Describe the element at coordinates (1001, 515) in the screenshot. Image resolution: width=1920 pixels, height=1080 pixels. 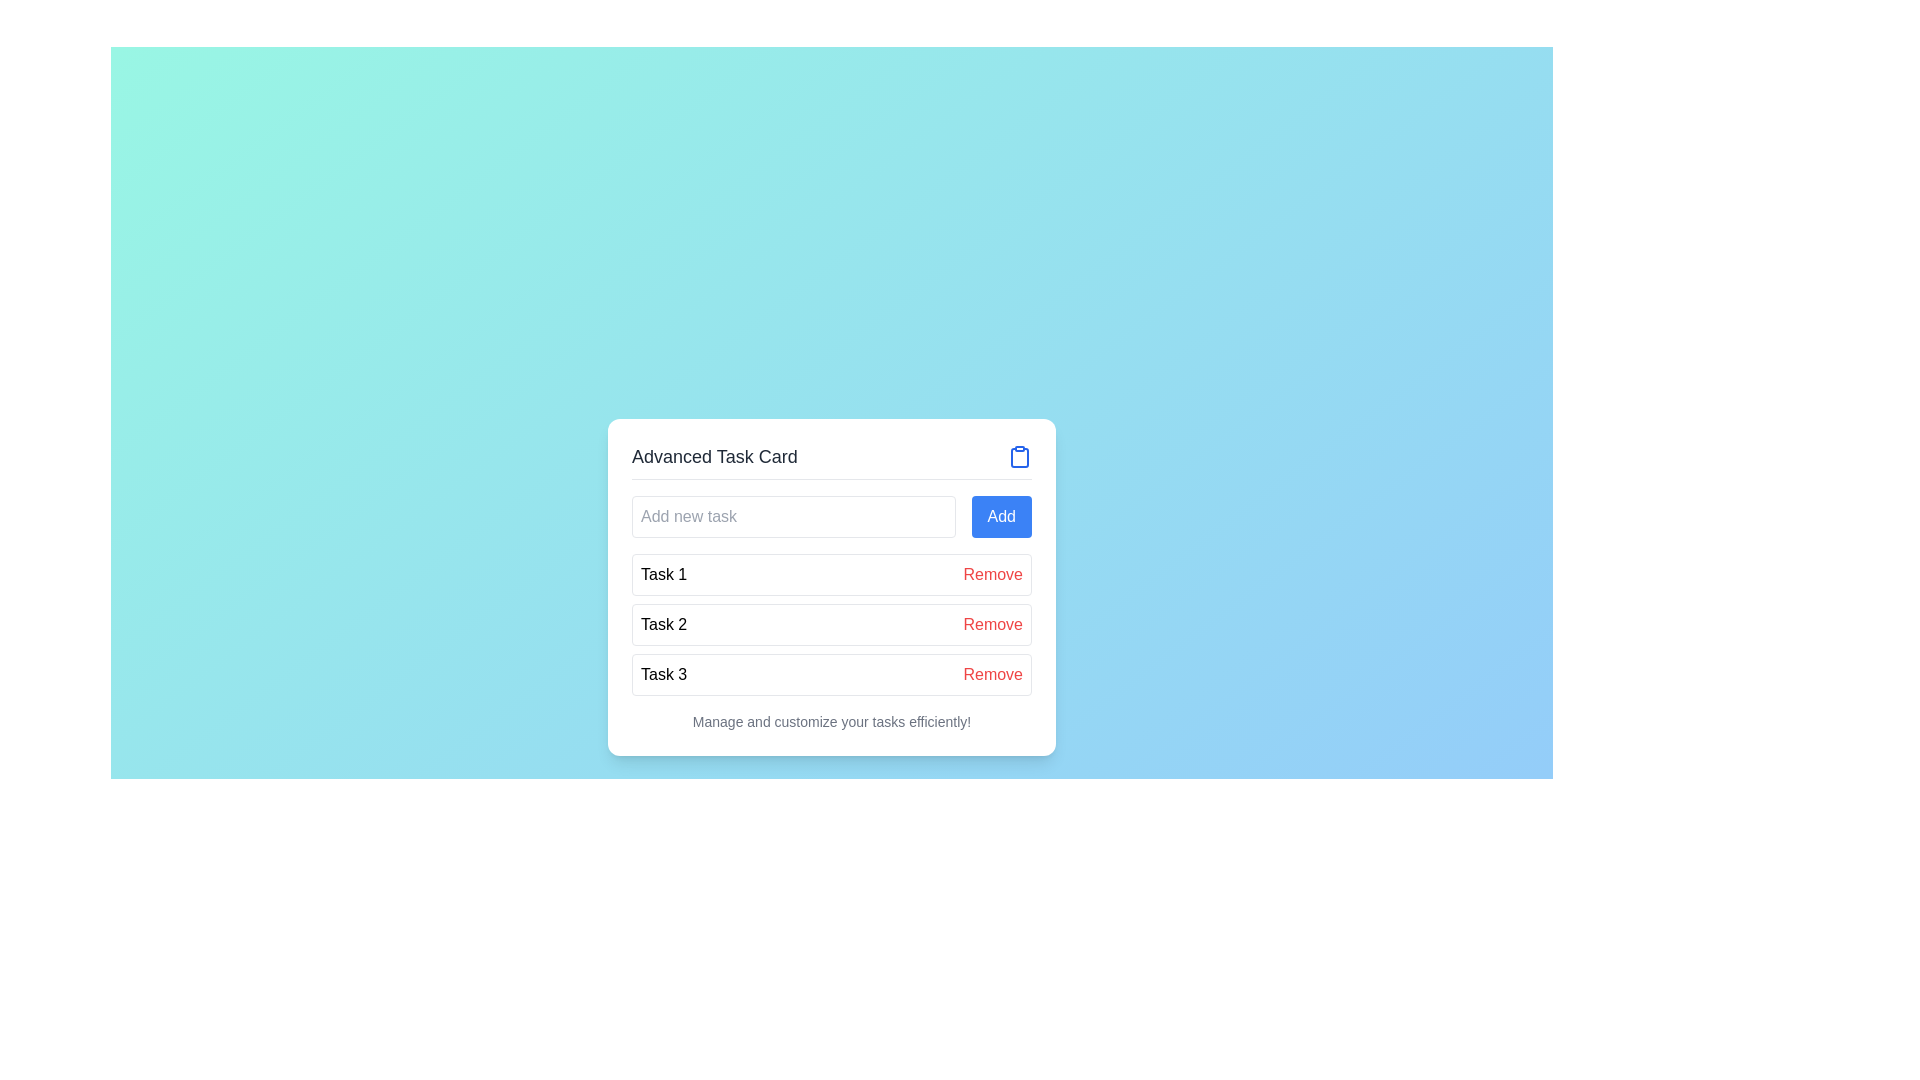
I see `the rectangular blue button labeled 'Add'` at that location.